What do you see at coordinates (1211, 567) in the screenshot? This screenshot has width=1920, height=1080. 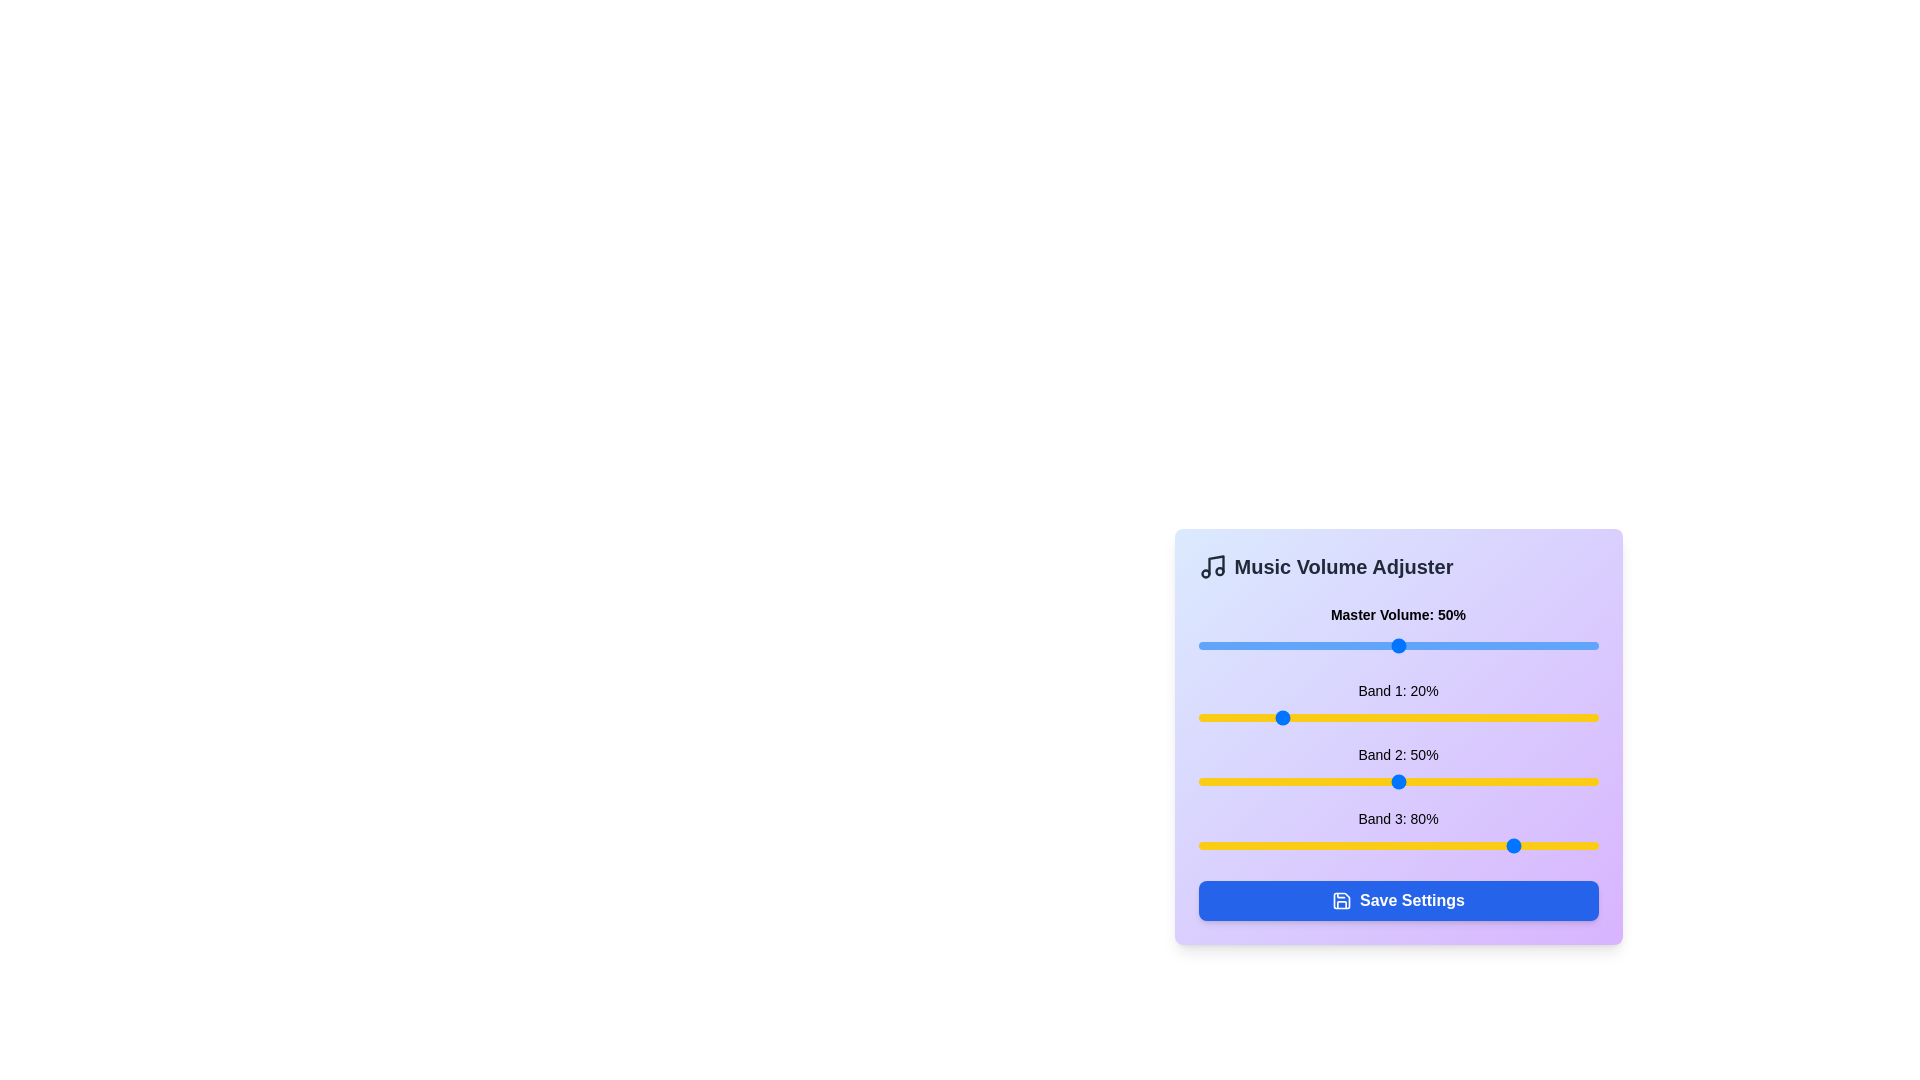 I see `the musical note icon located at the top-left corner of the 'Music Volume Adjuster' section, which is styled with a monochromatic dark shade and has a rounded design` at bounding box center [1211, 567].